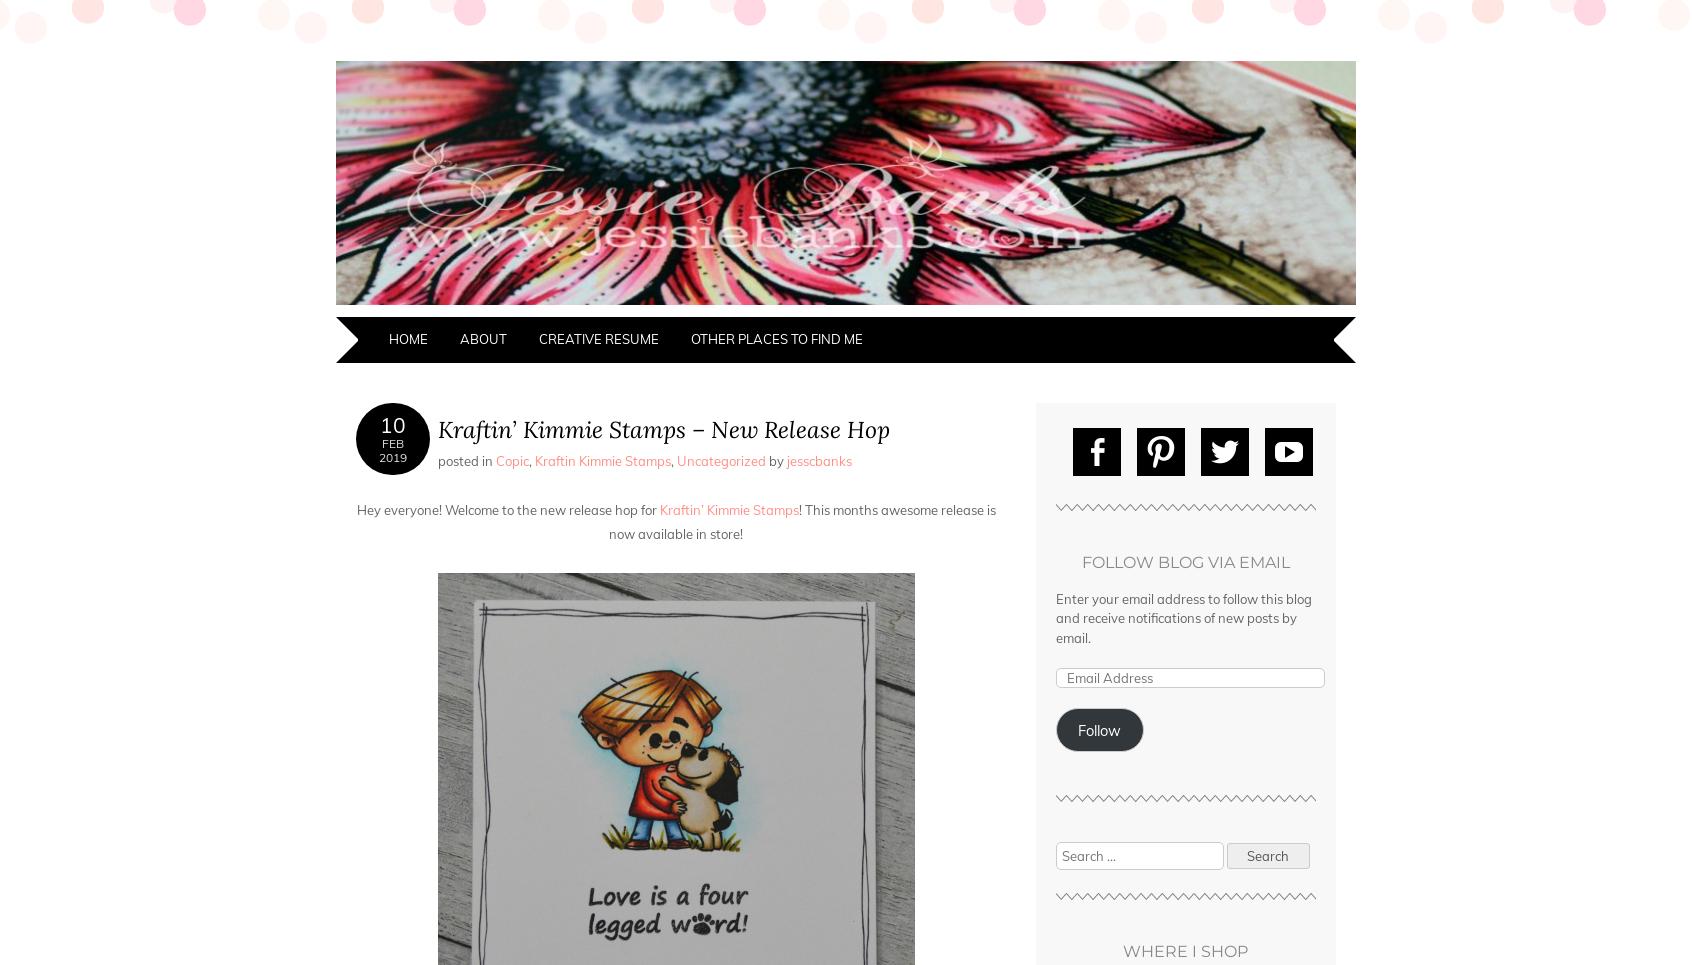  What do you see at coordinates (662, 428) in the screenshot?
I see `'Kraftin’ Kimmie Stamps – New Release Hop'` at bounding box center [662, 428].